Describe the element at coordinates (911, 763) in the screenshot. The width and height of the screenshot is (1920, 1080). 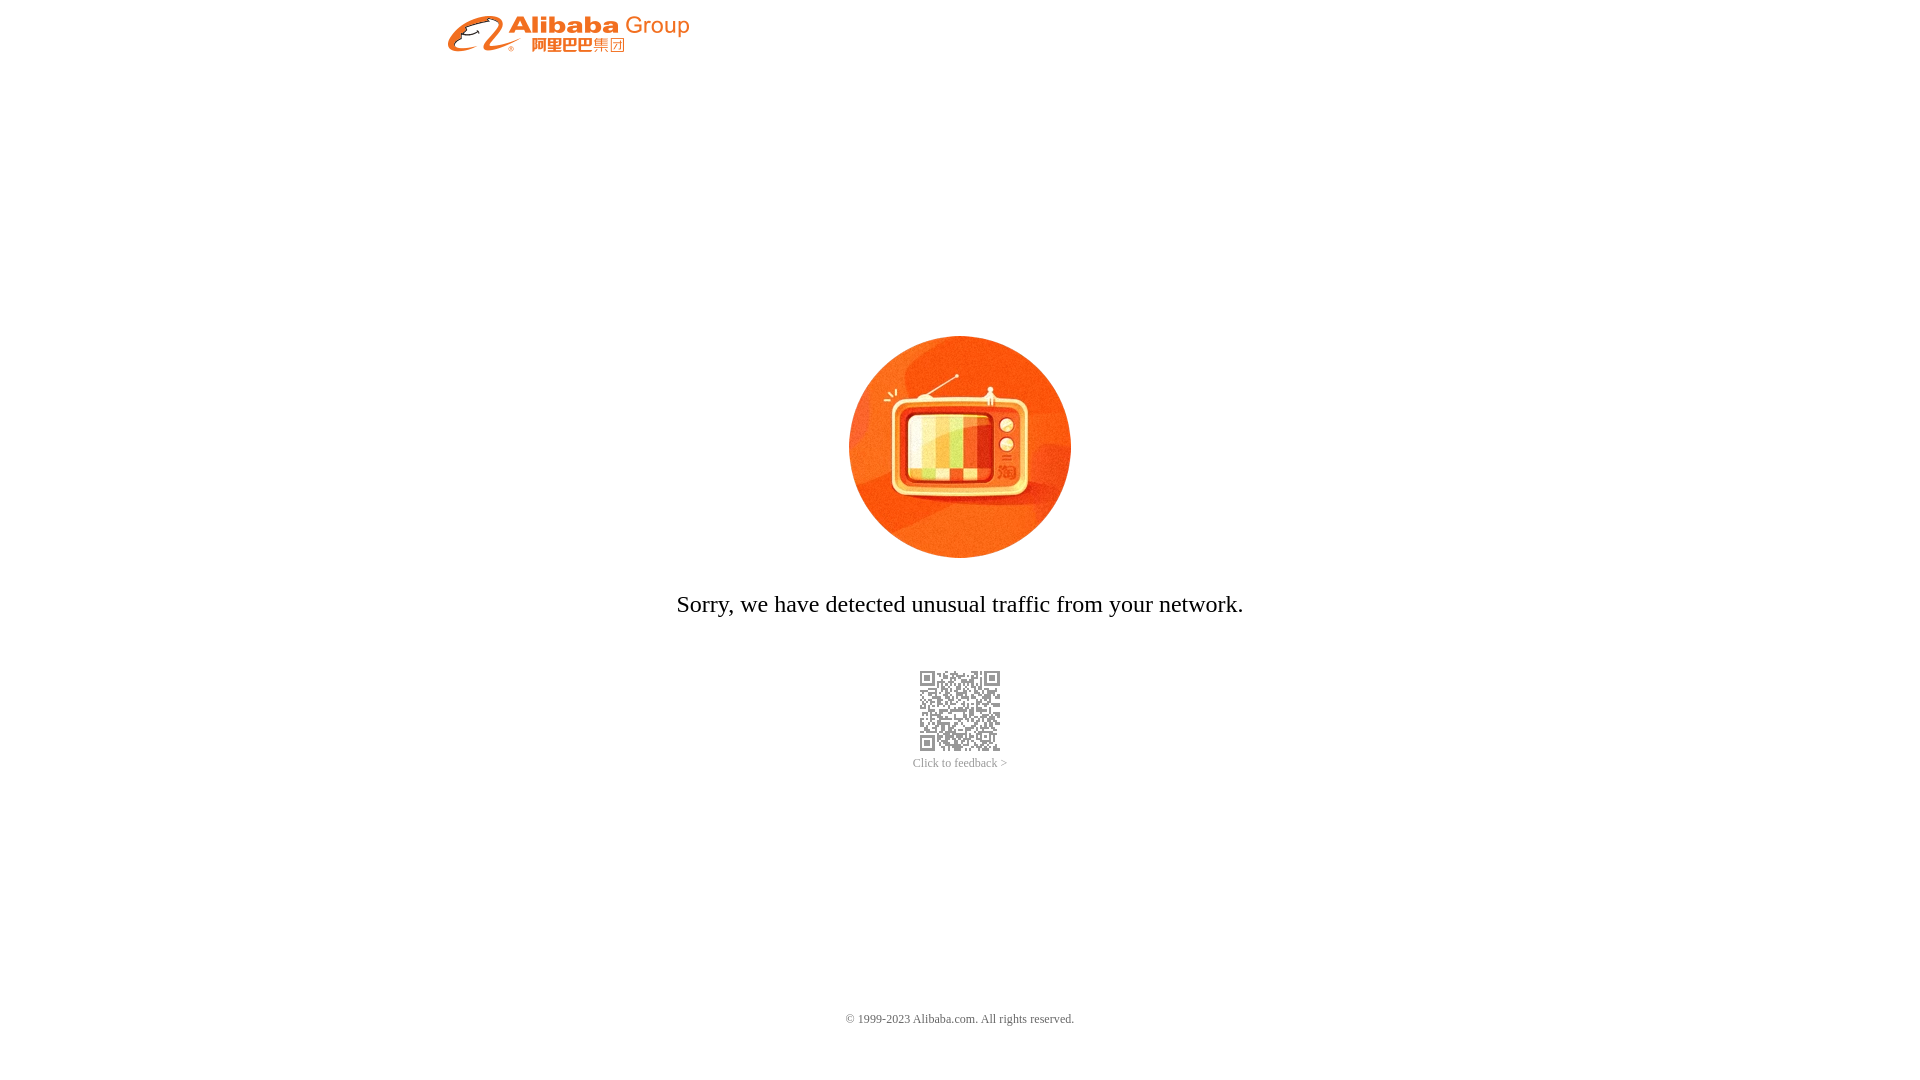
I see `'Click to feedback >'` at that location.